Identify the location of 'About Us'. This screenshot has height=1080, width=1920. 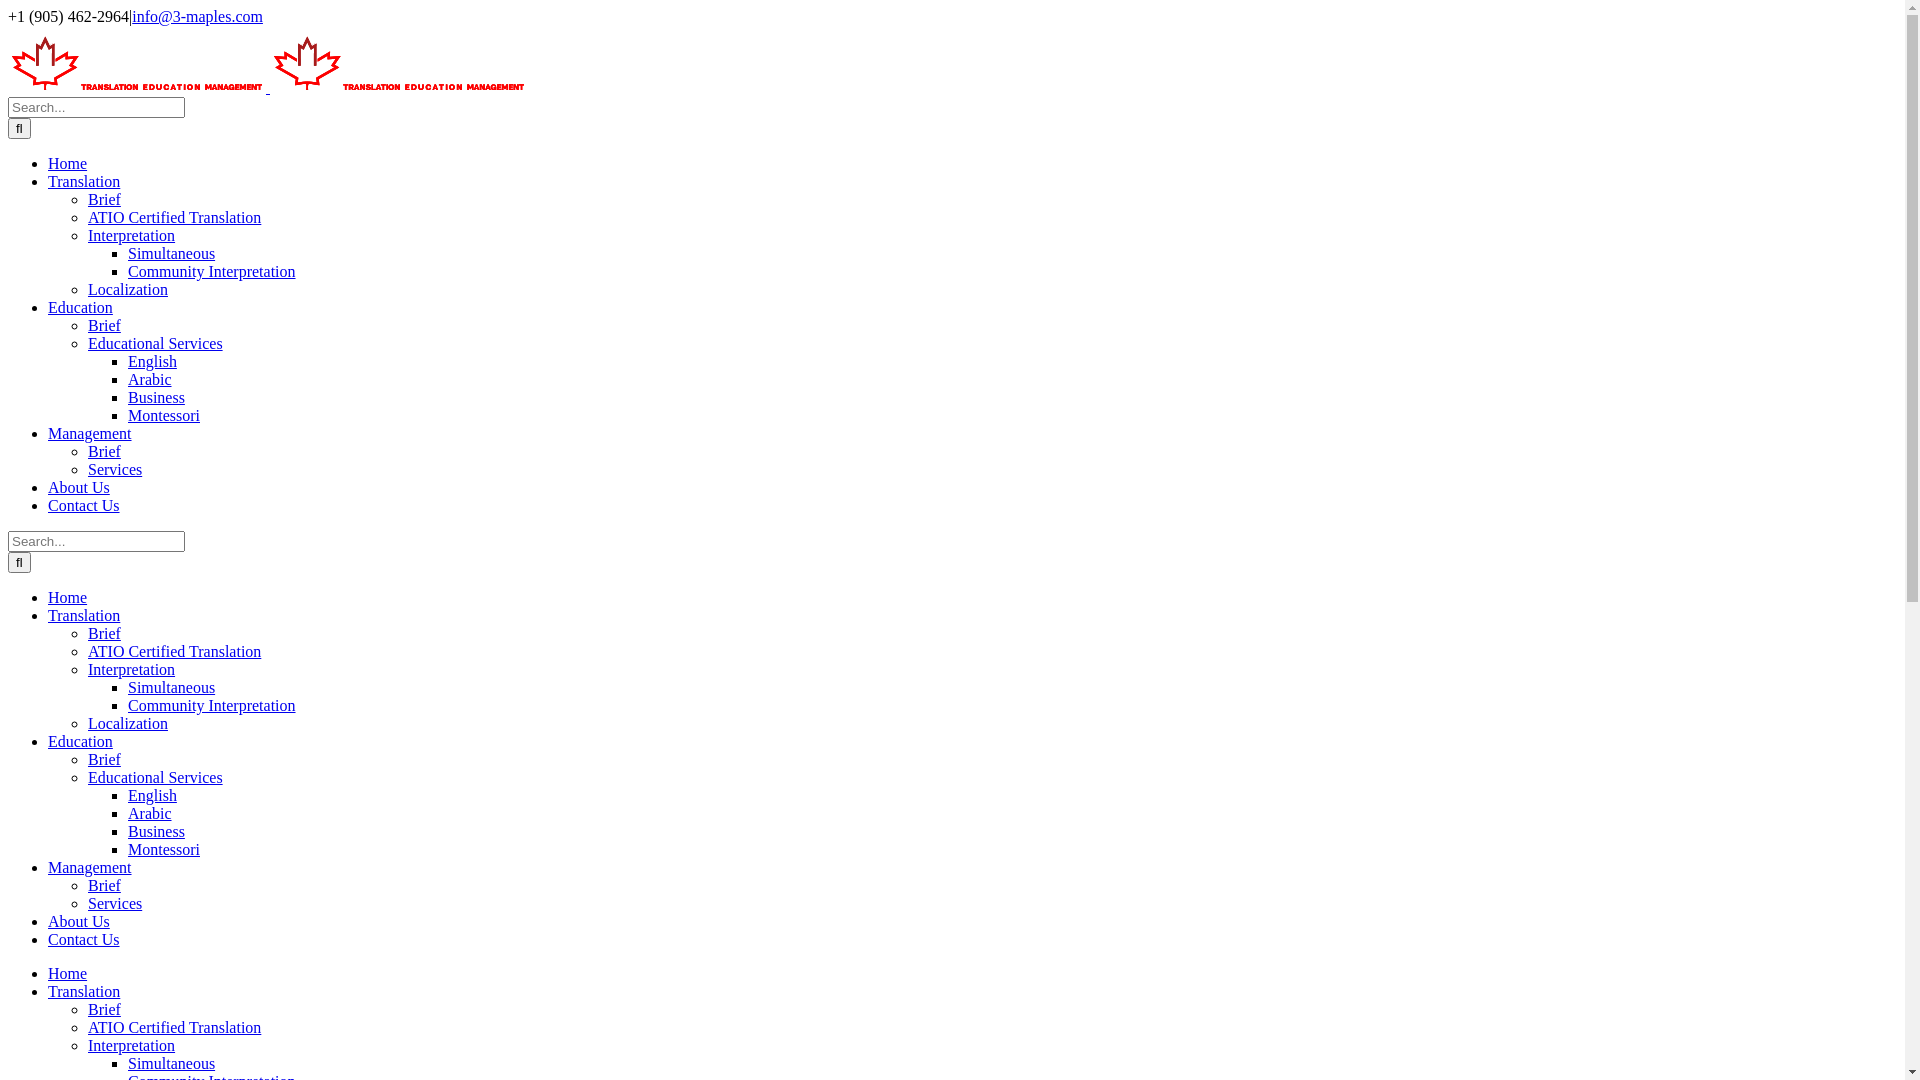
(78, 487).